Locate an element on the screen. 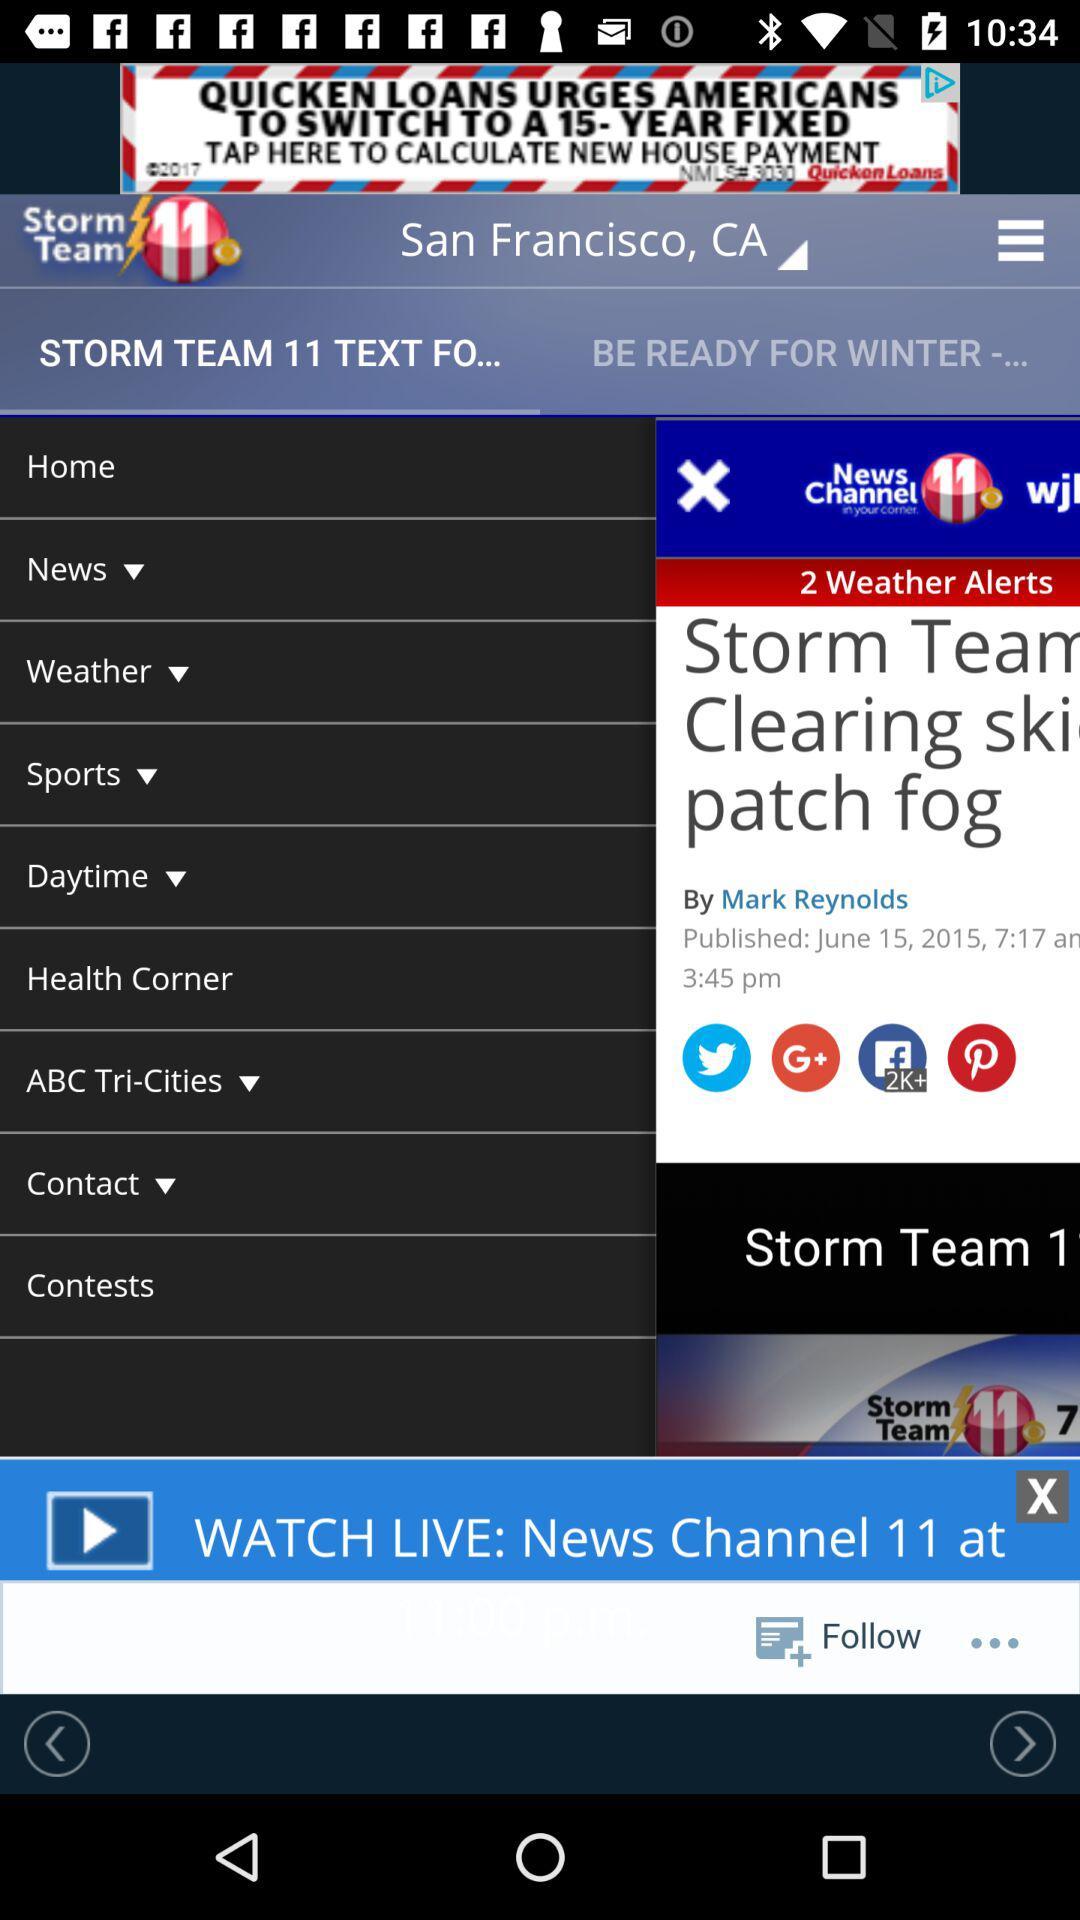 This screenshot has width=1080, height=1920. main menu is located at coordinates (540, 1053).